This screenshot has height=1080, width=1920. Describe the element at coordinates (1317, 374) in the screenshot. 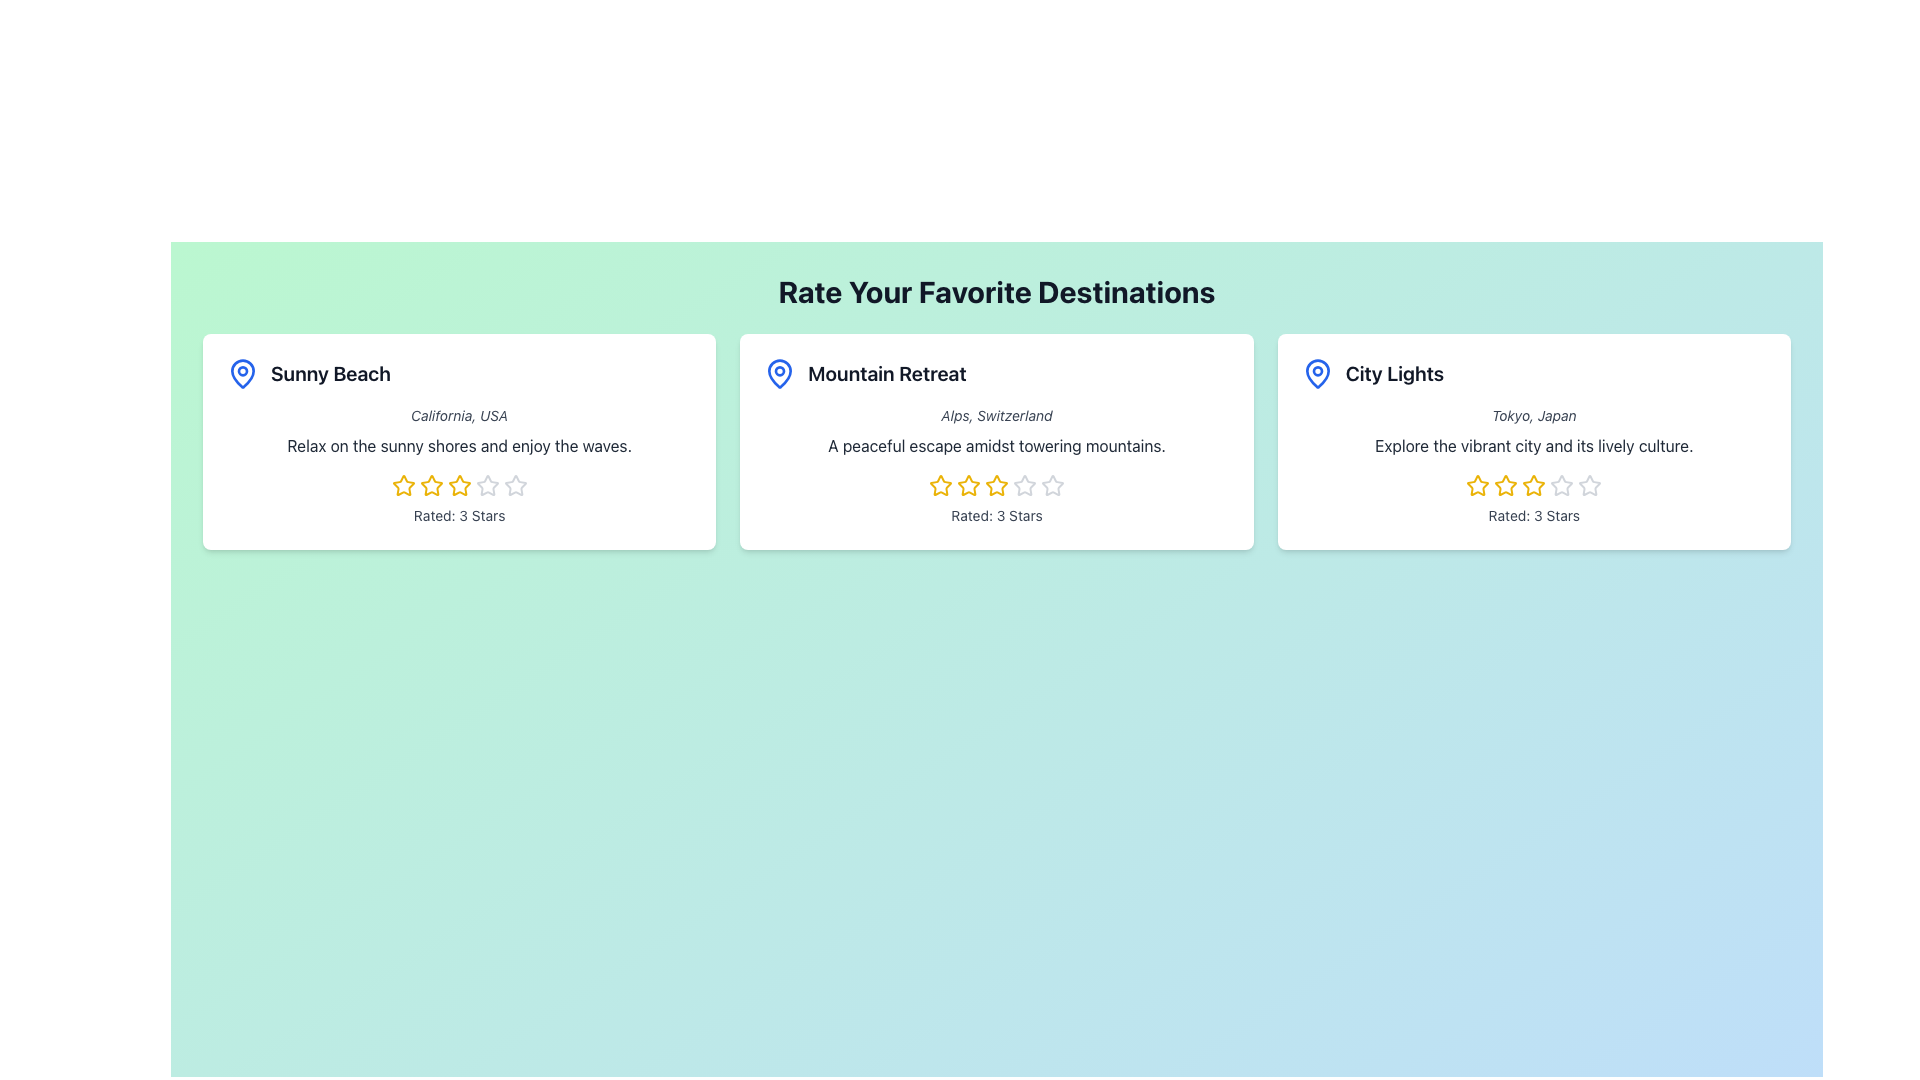

I see `the location marker icon located at the top-left corner of the 'City Lights' card` at that location.